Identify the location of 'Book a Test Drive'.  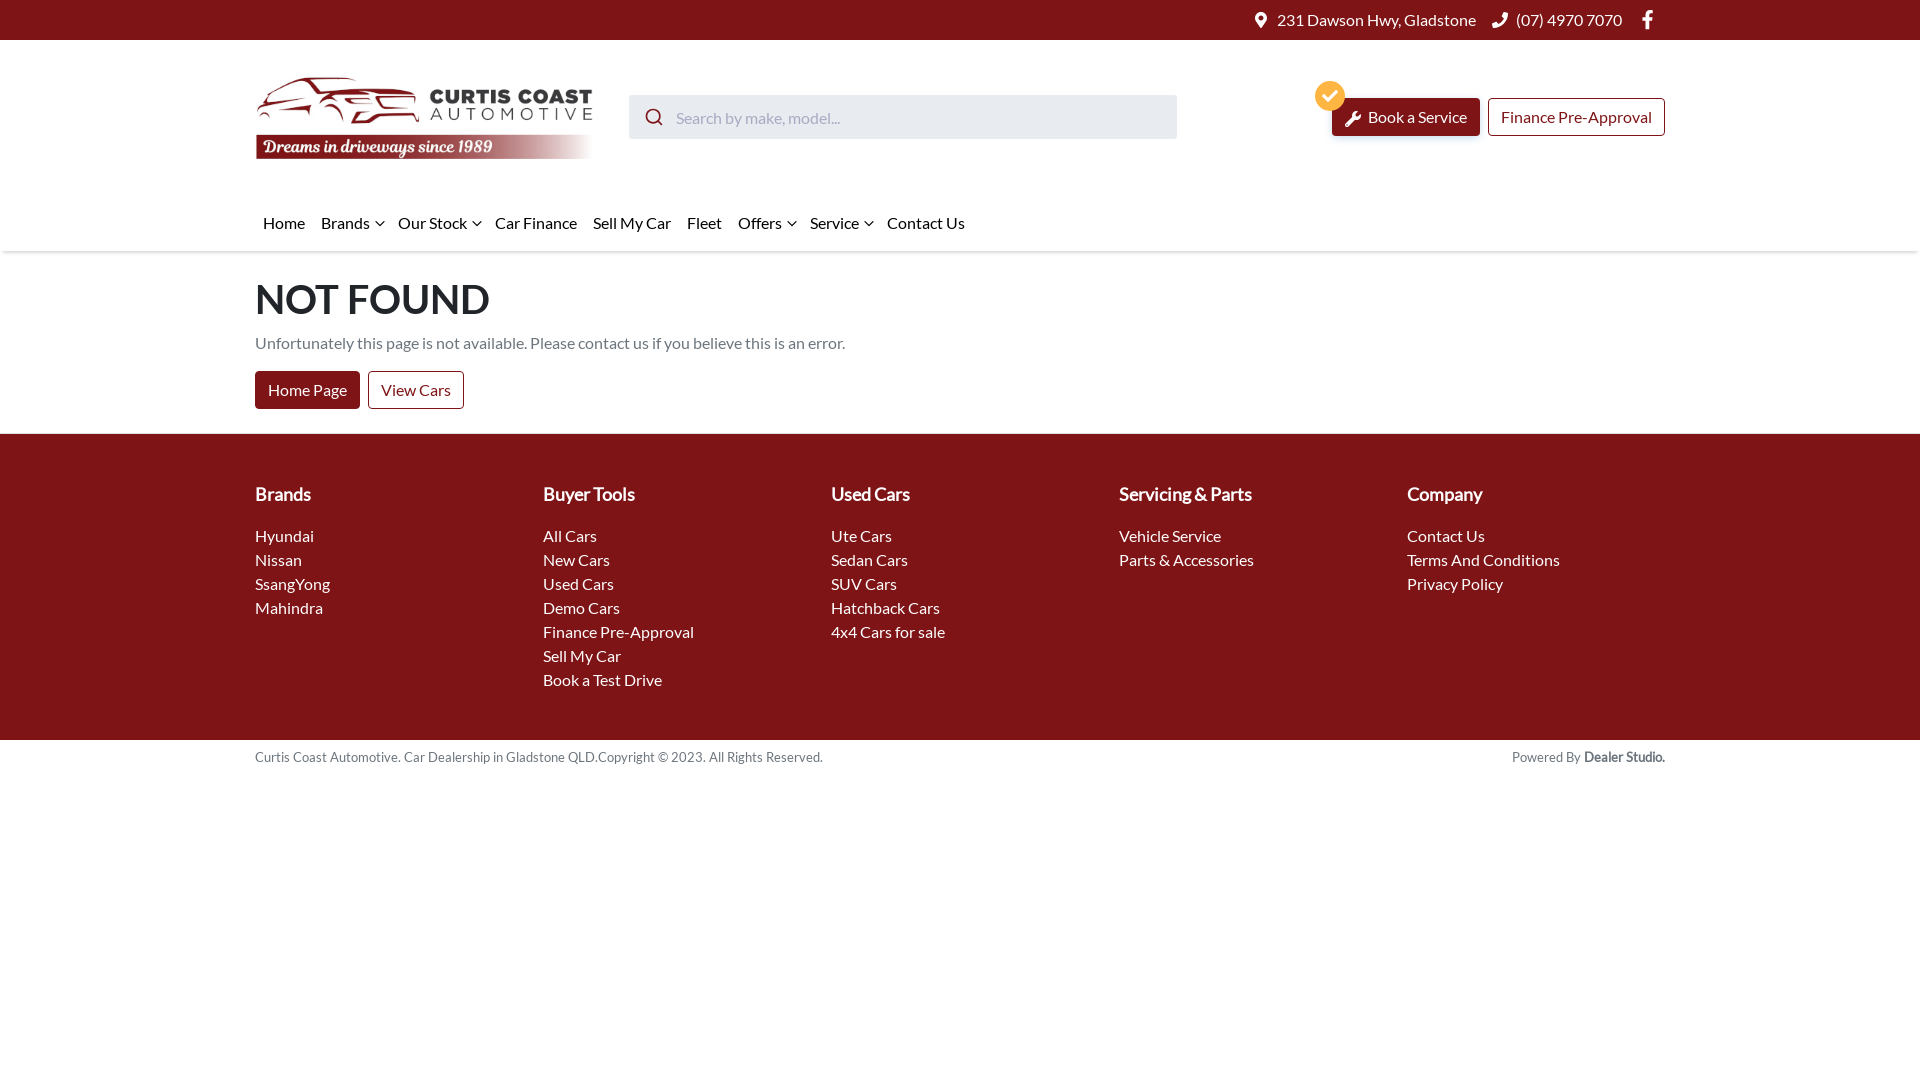
(601, 678).